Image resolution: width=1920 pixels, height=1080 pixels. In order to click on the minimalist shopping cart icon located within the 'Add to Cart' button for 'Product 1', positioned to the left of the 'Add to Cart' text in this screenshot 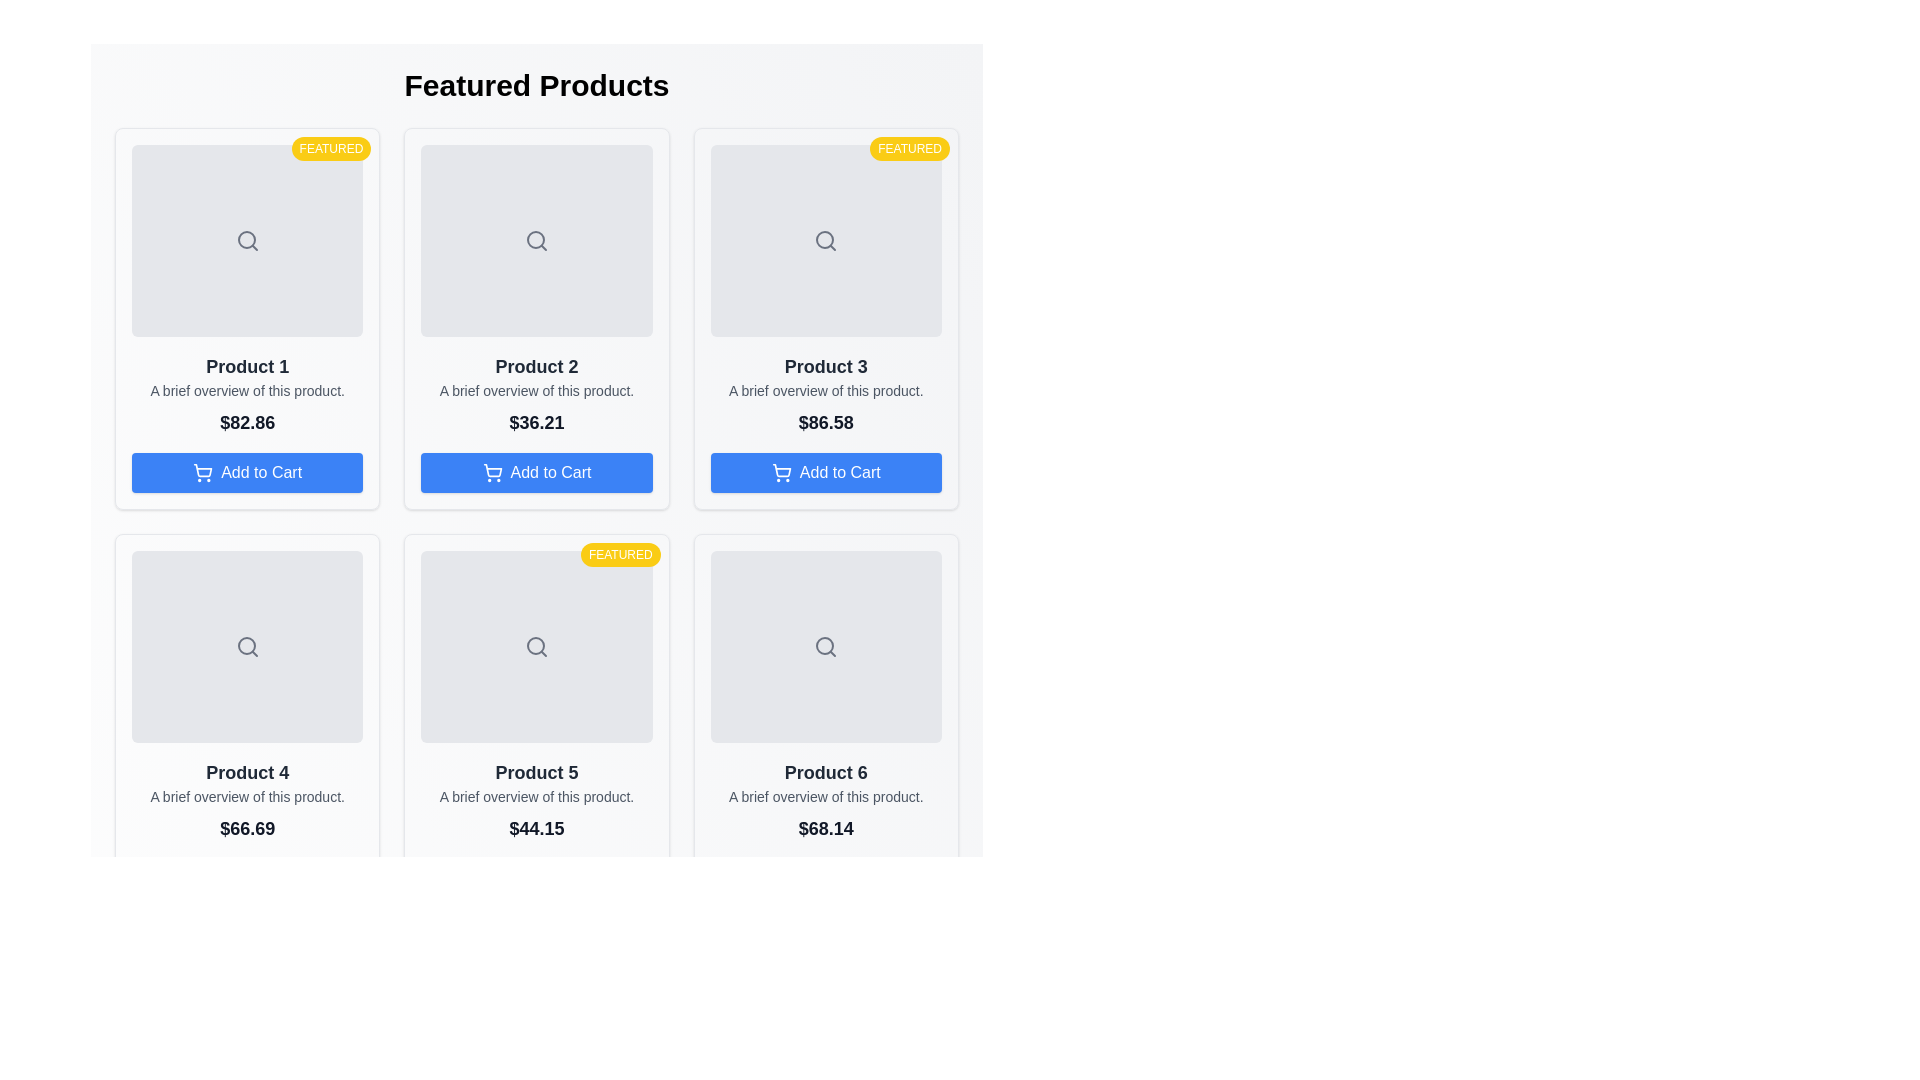, I will do `click(203, 473)`.